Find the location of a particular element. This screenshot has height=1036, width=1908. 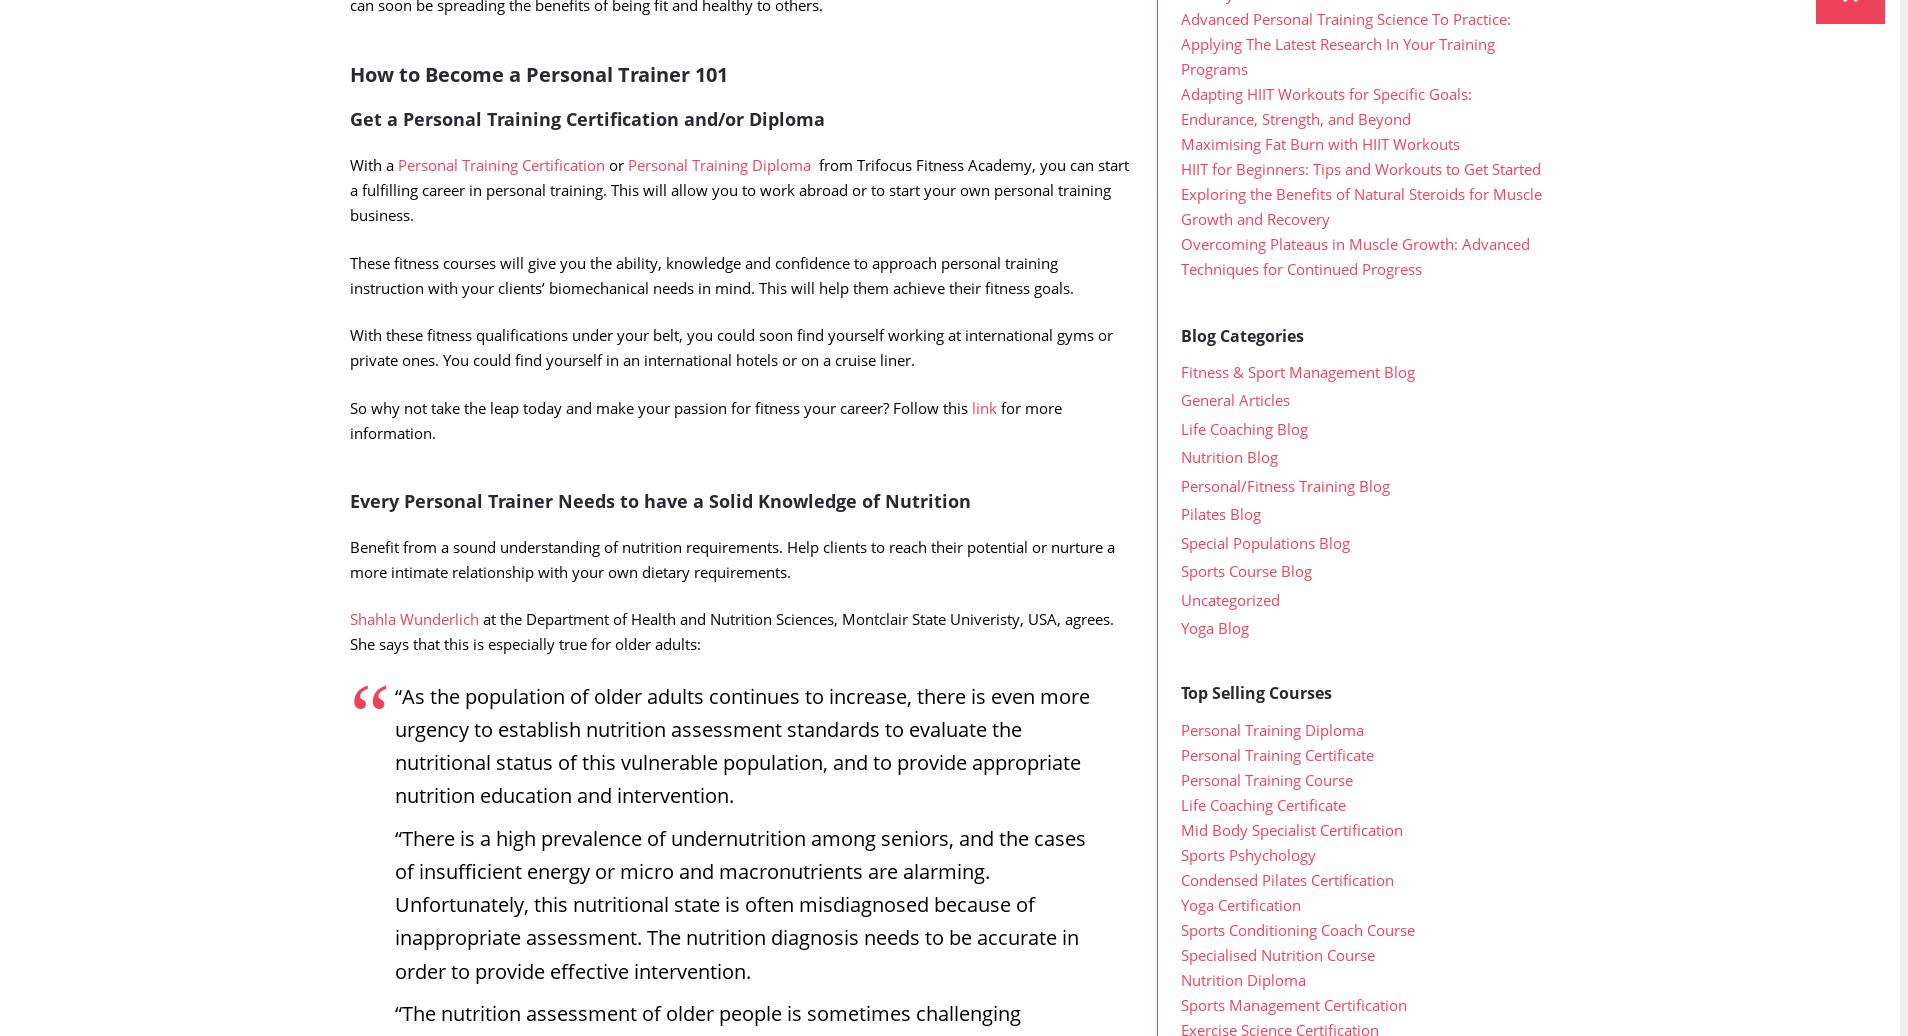

'“There is a high prevalence of undernutrition among seniors, and the cases of insufficient energy or micro and macronutrients are alarming. Unfortunately, this nutritional state is often misdiagnosed because of inappropriate assessment. The nutrition diagnosis needs to be accurate in order to provide effective intervention.' is located at coordinates (740, 944).